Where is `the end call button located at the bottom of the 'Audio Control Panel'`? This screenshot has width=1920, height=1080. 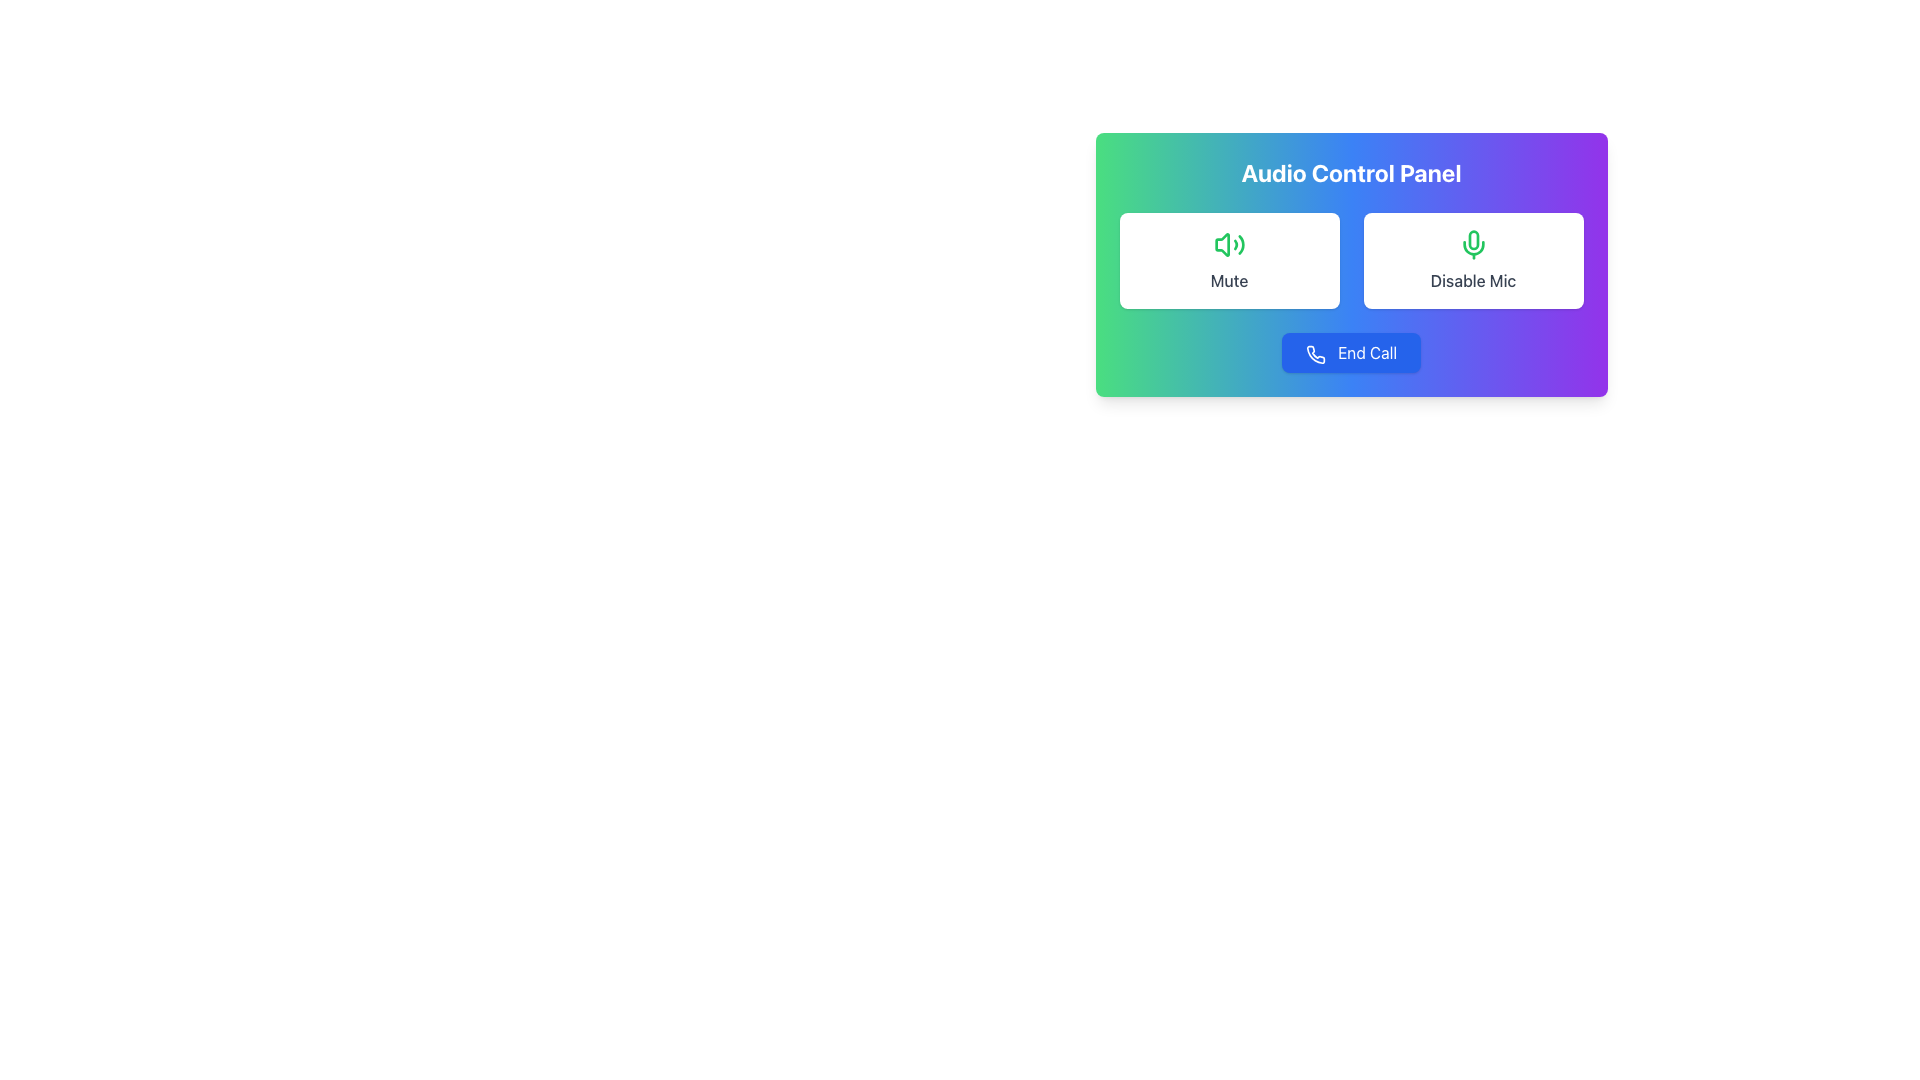 the end call button located at the bottom of the 'Audio Control Panel' is located at coordinates (1351, 352).